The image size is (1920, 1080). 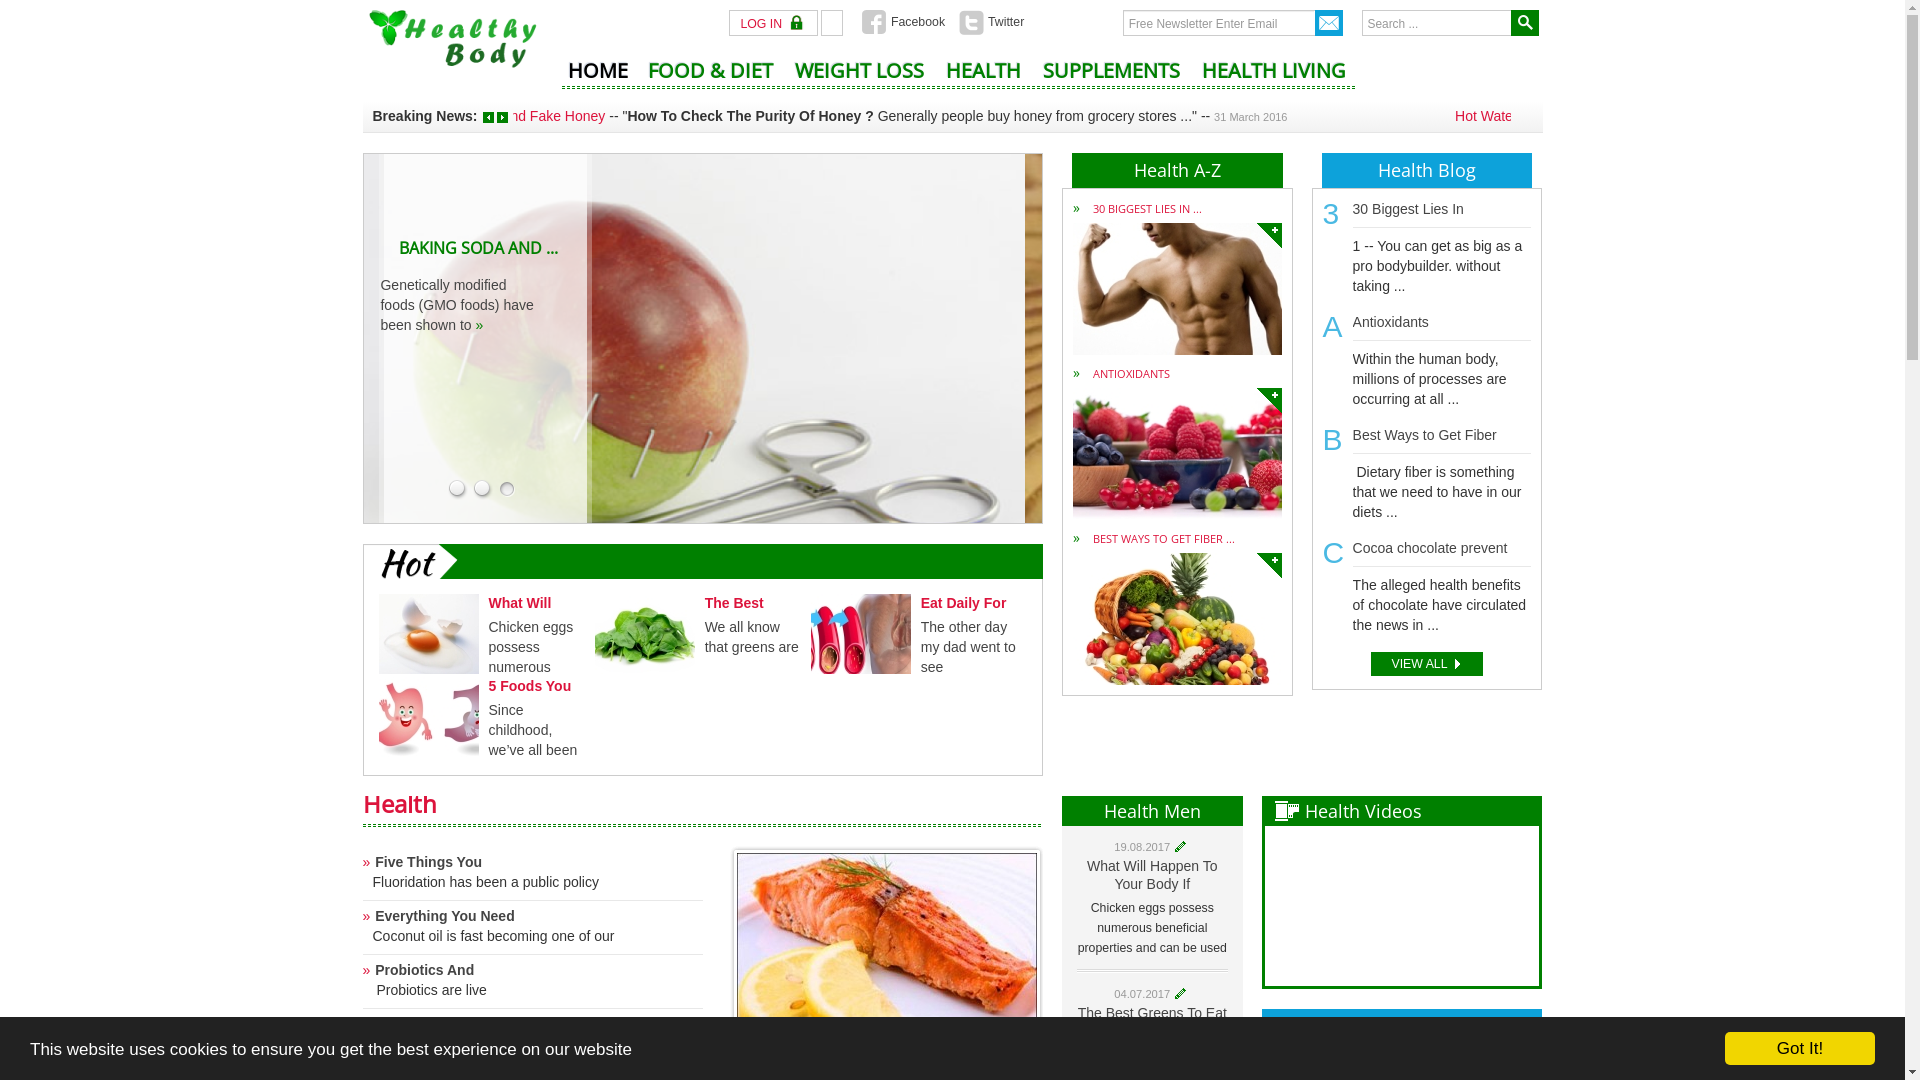 I want to click on 'Send', so click(x=1329, y=23).